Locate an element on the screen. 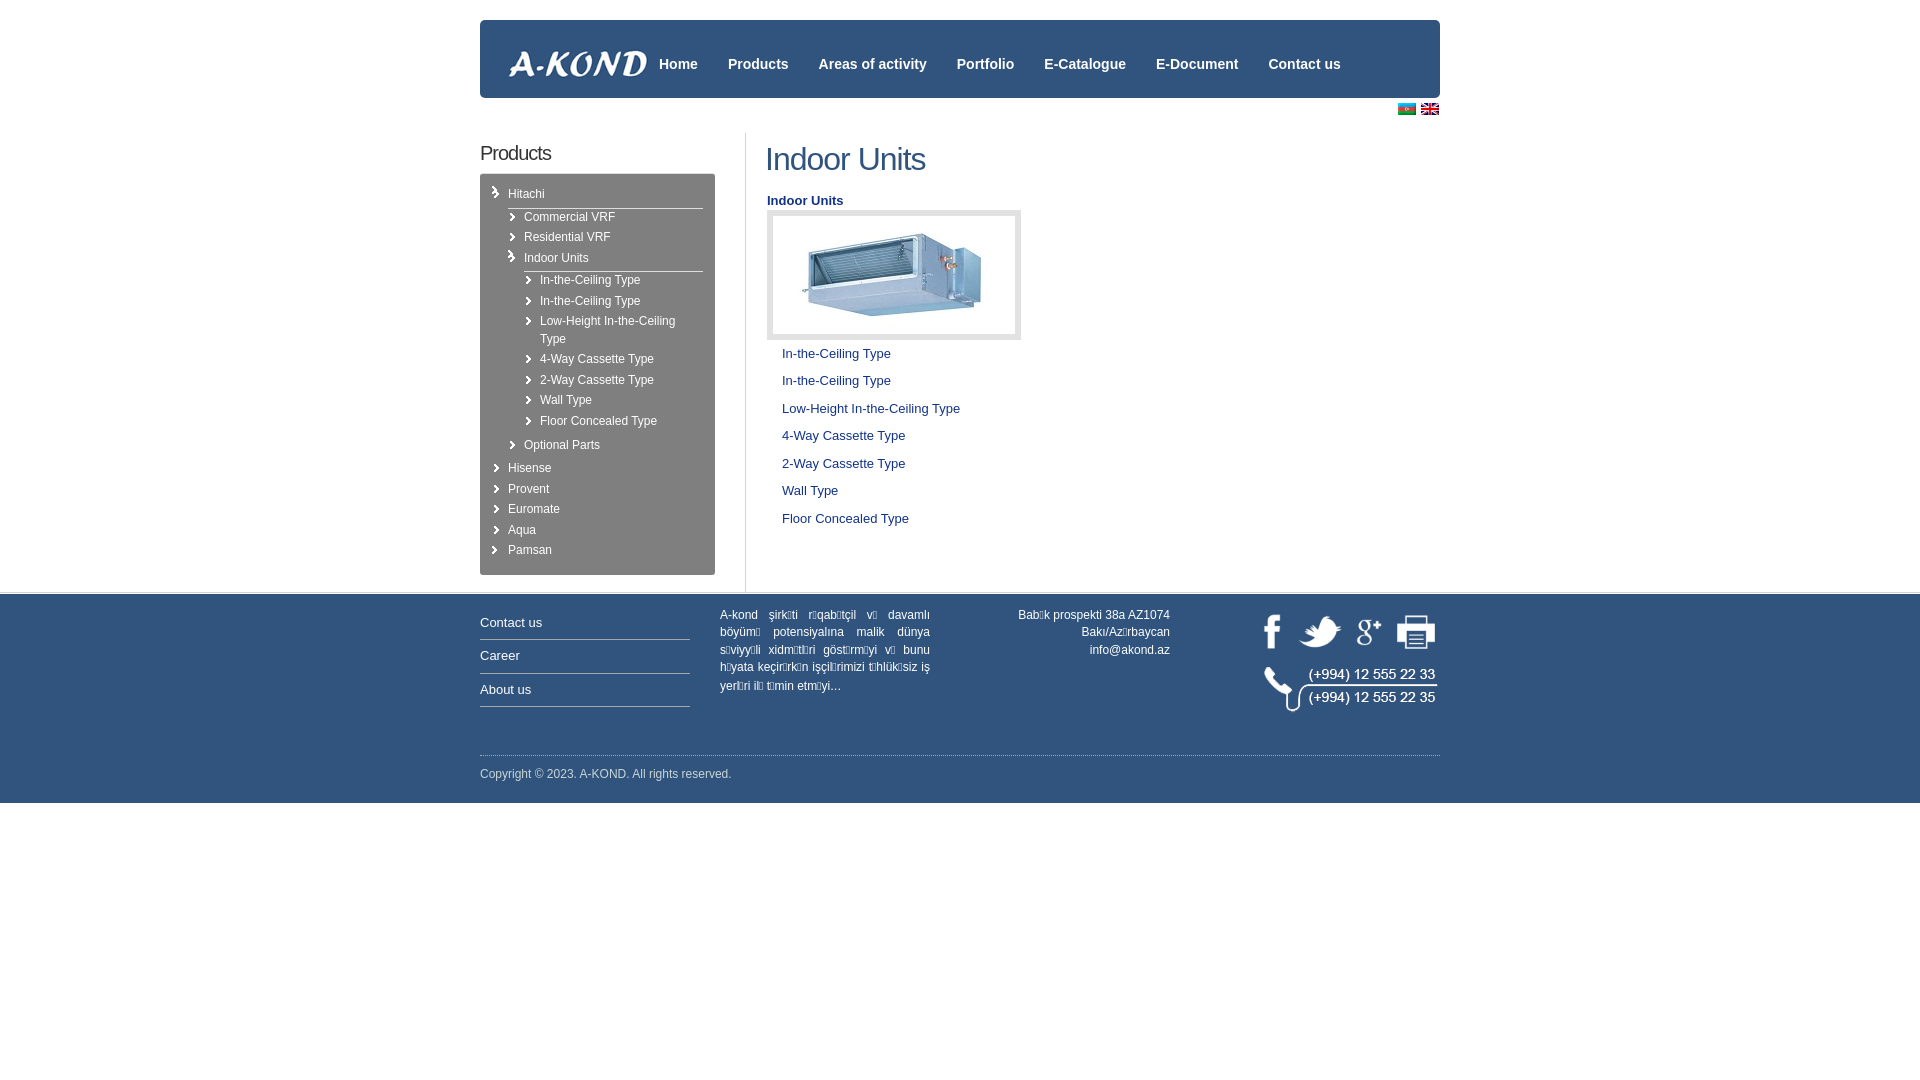 The width and height of the screenshot is (1920, 1080). 'In-the-Ceiling Type' is located at coordinates (589, 280).